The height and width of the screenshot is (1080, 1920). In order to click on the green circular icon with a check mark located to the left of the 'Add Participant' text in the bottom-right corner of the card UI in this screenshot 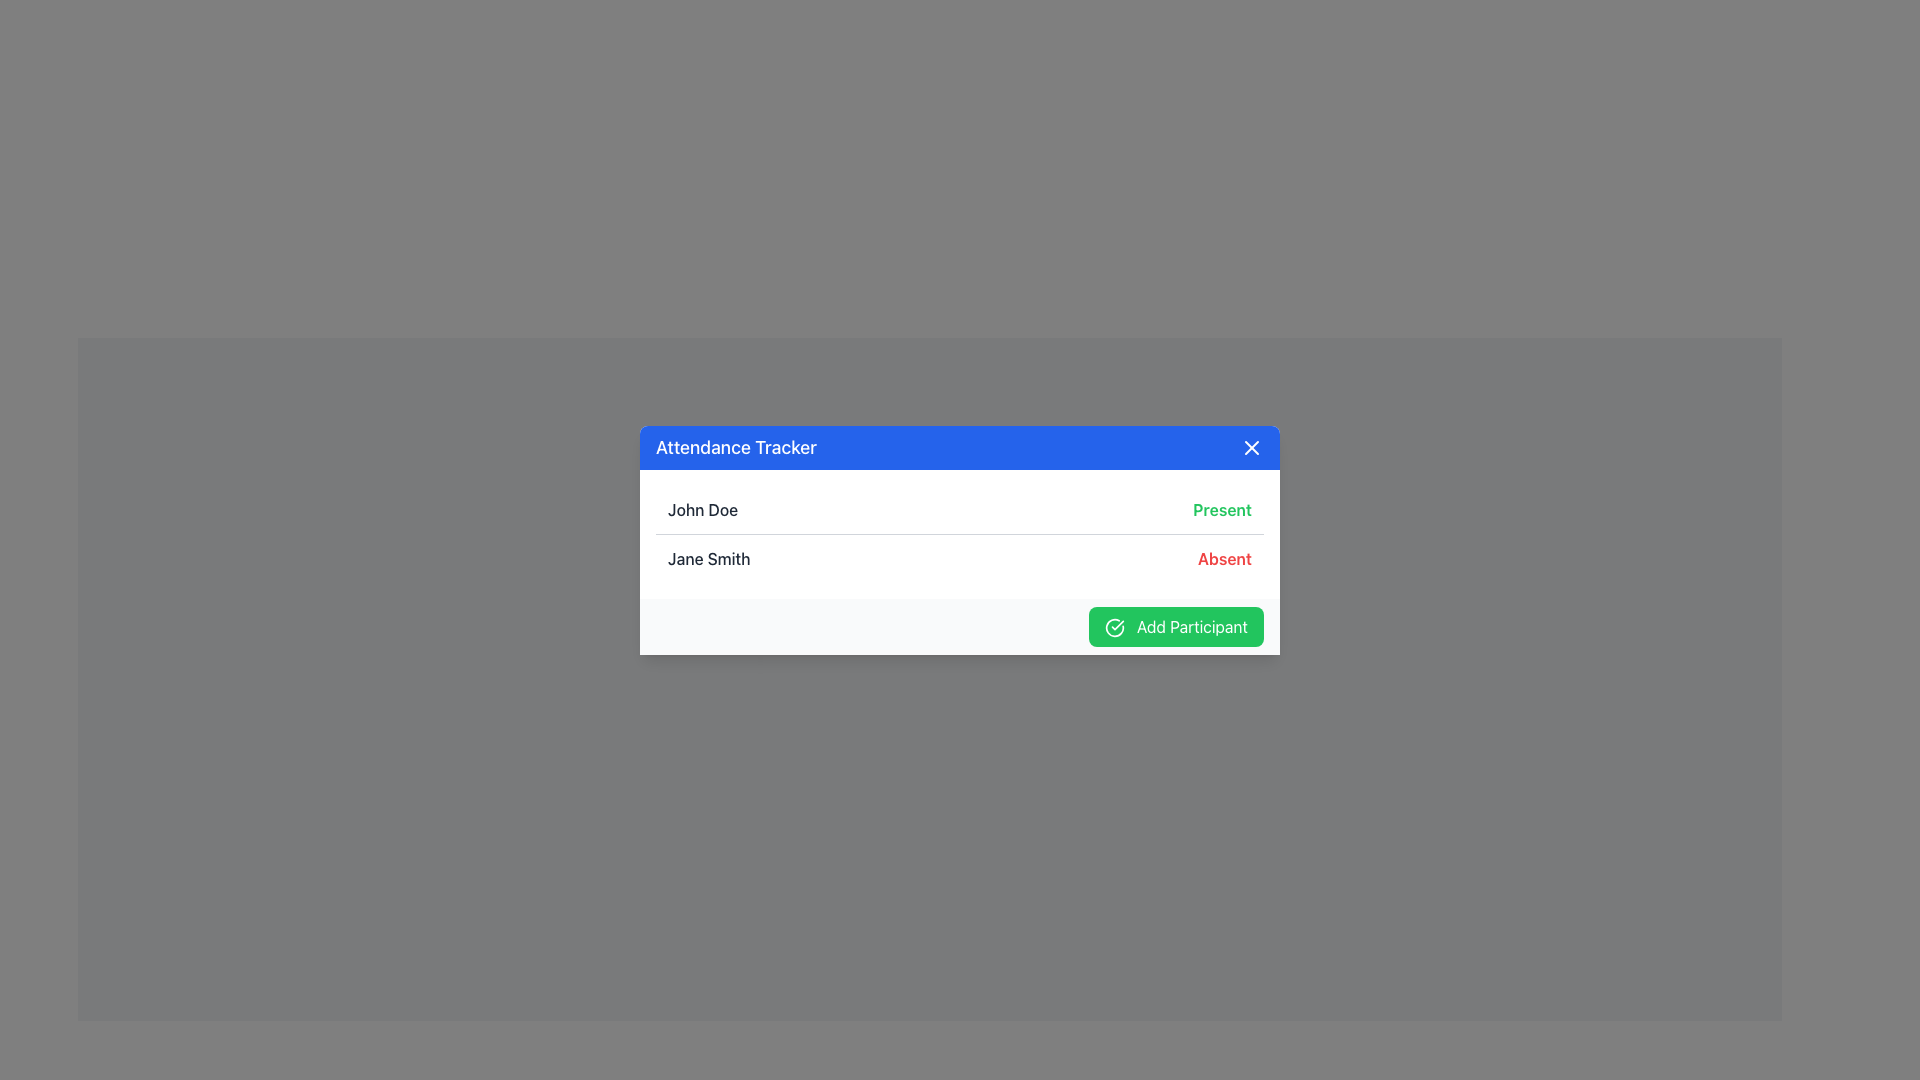, I will do `click(1113, 627)`.